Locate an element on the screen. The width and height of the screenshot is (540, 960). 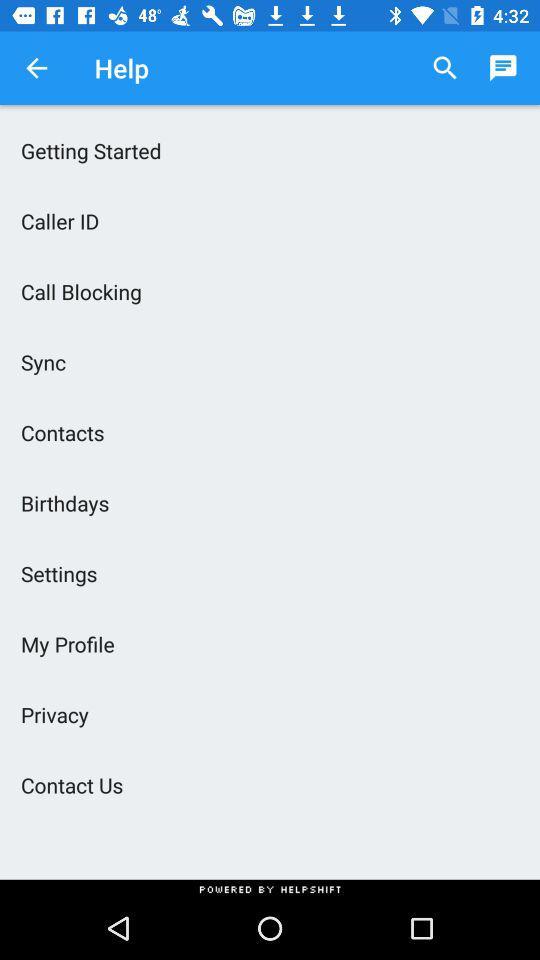
contacts item is located at coordinates (270, 432).